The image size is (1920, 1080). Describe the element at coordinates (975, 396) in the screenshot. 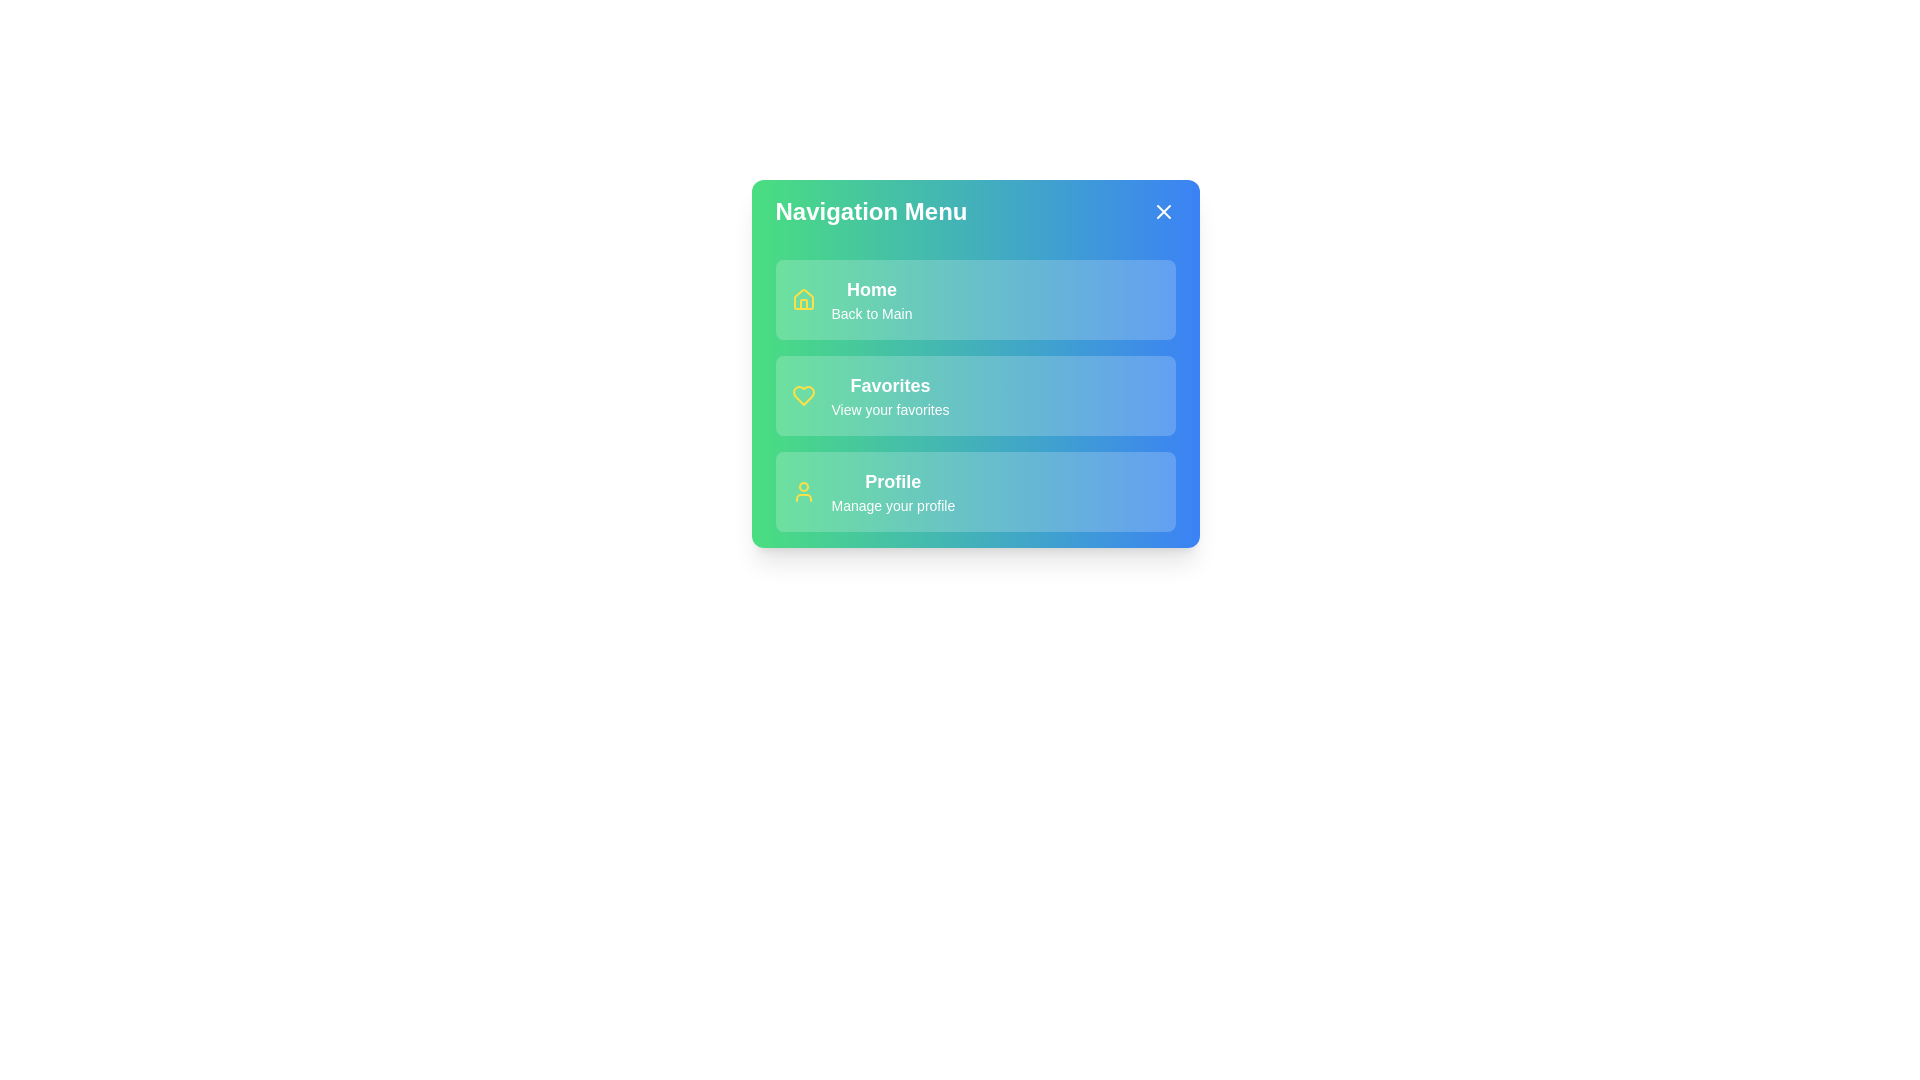

I see `the menu item Favorites` at that location.